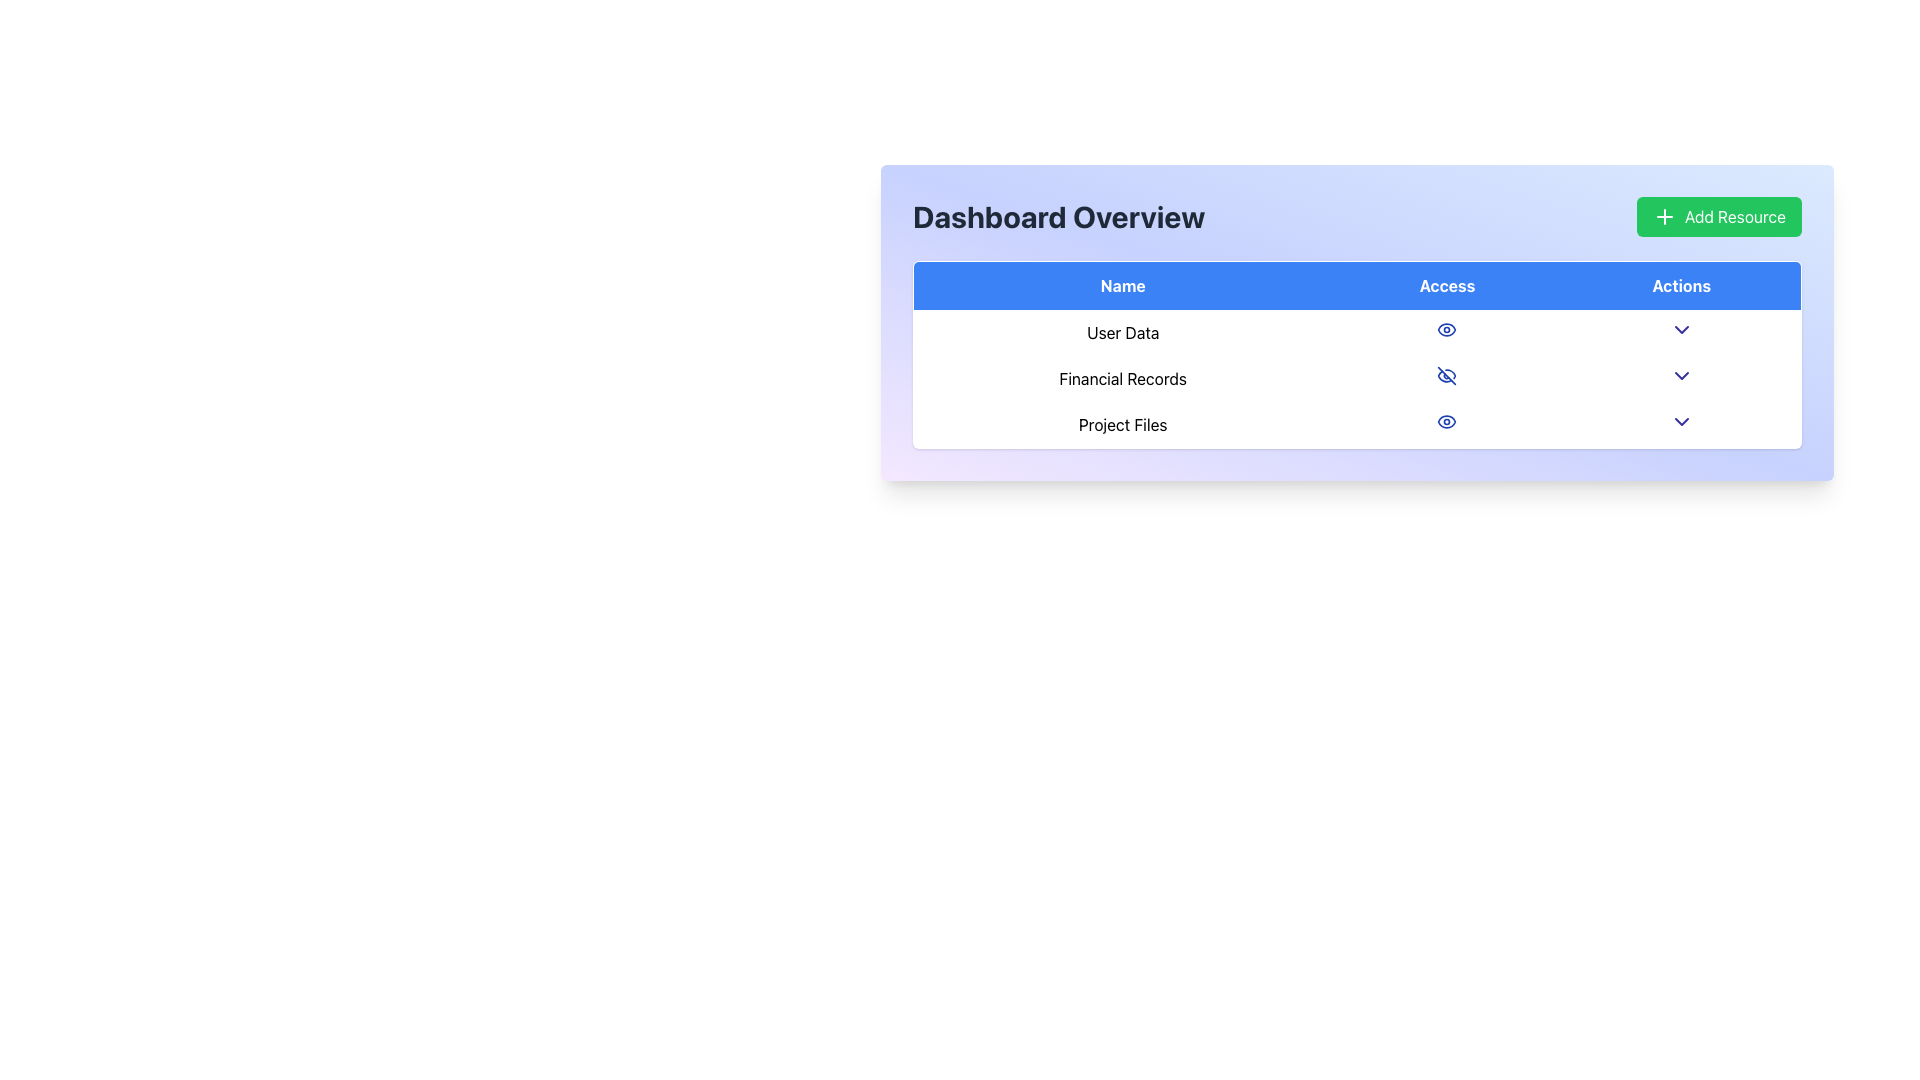  Describe the element at coordinates (1058, 216) in the screenshot. I see `text from the header labeled 'Dashboard Overview' which is displayed in a bold and large font style` at that location.